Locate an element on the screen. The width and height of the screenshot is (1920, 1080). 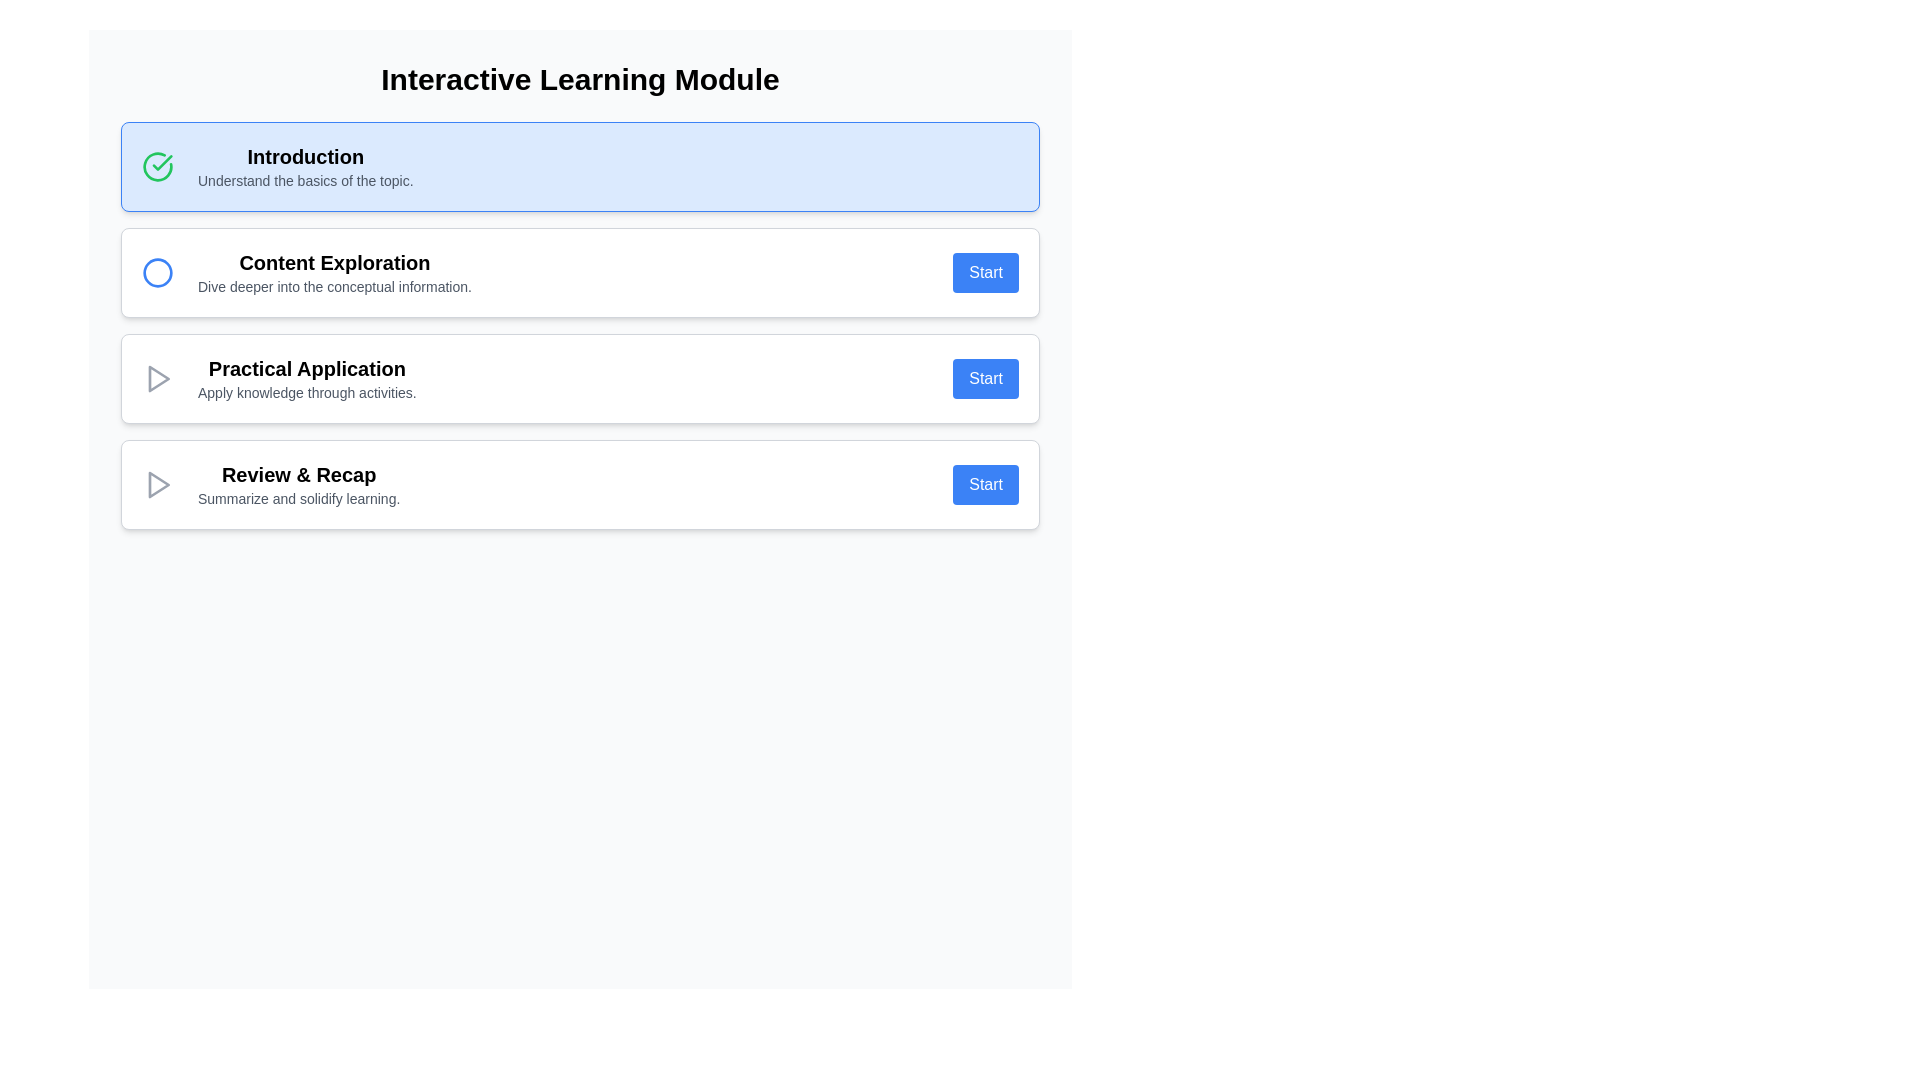
the circular SVG graphic icon located next to the 'Content Exploration' section, which serves as a decorative or indicative icon is located at coordinates (157, 273).